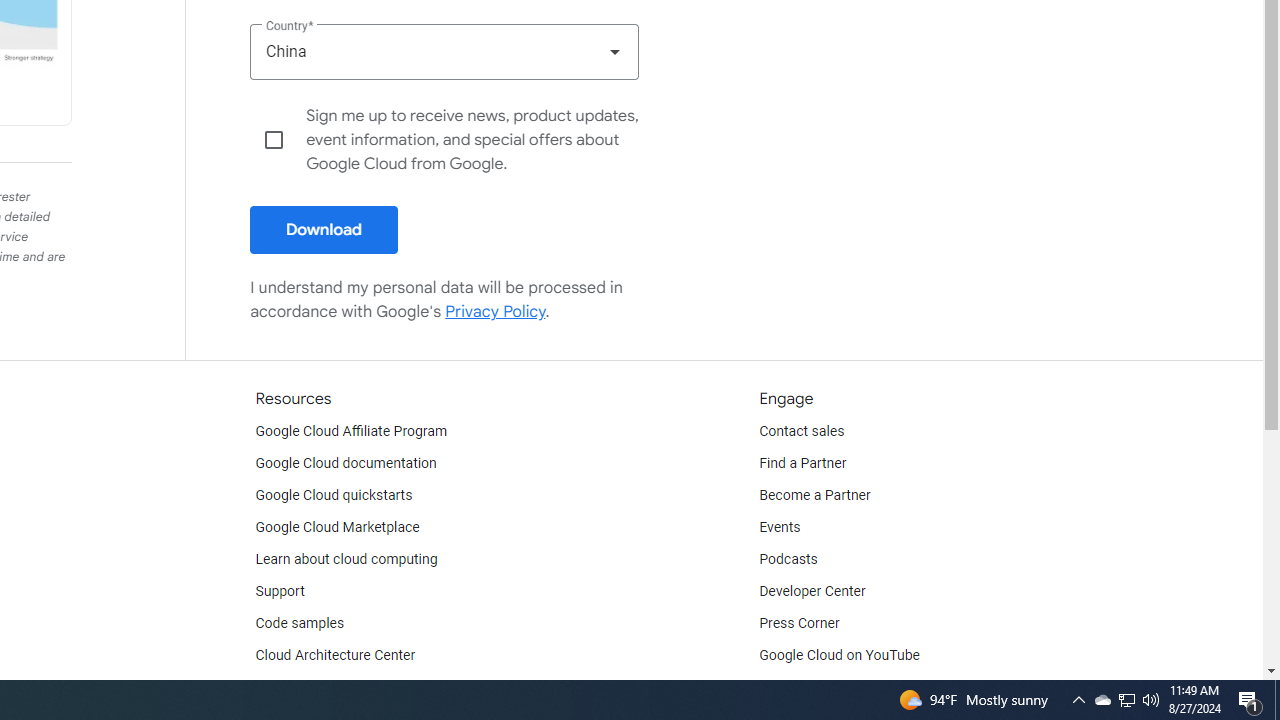  Describe the element at coordinates (346, 560) in the screenshot. I see `'Learn about cloud computing'` at that location.